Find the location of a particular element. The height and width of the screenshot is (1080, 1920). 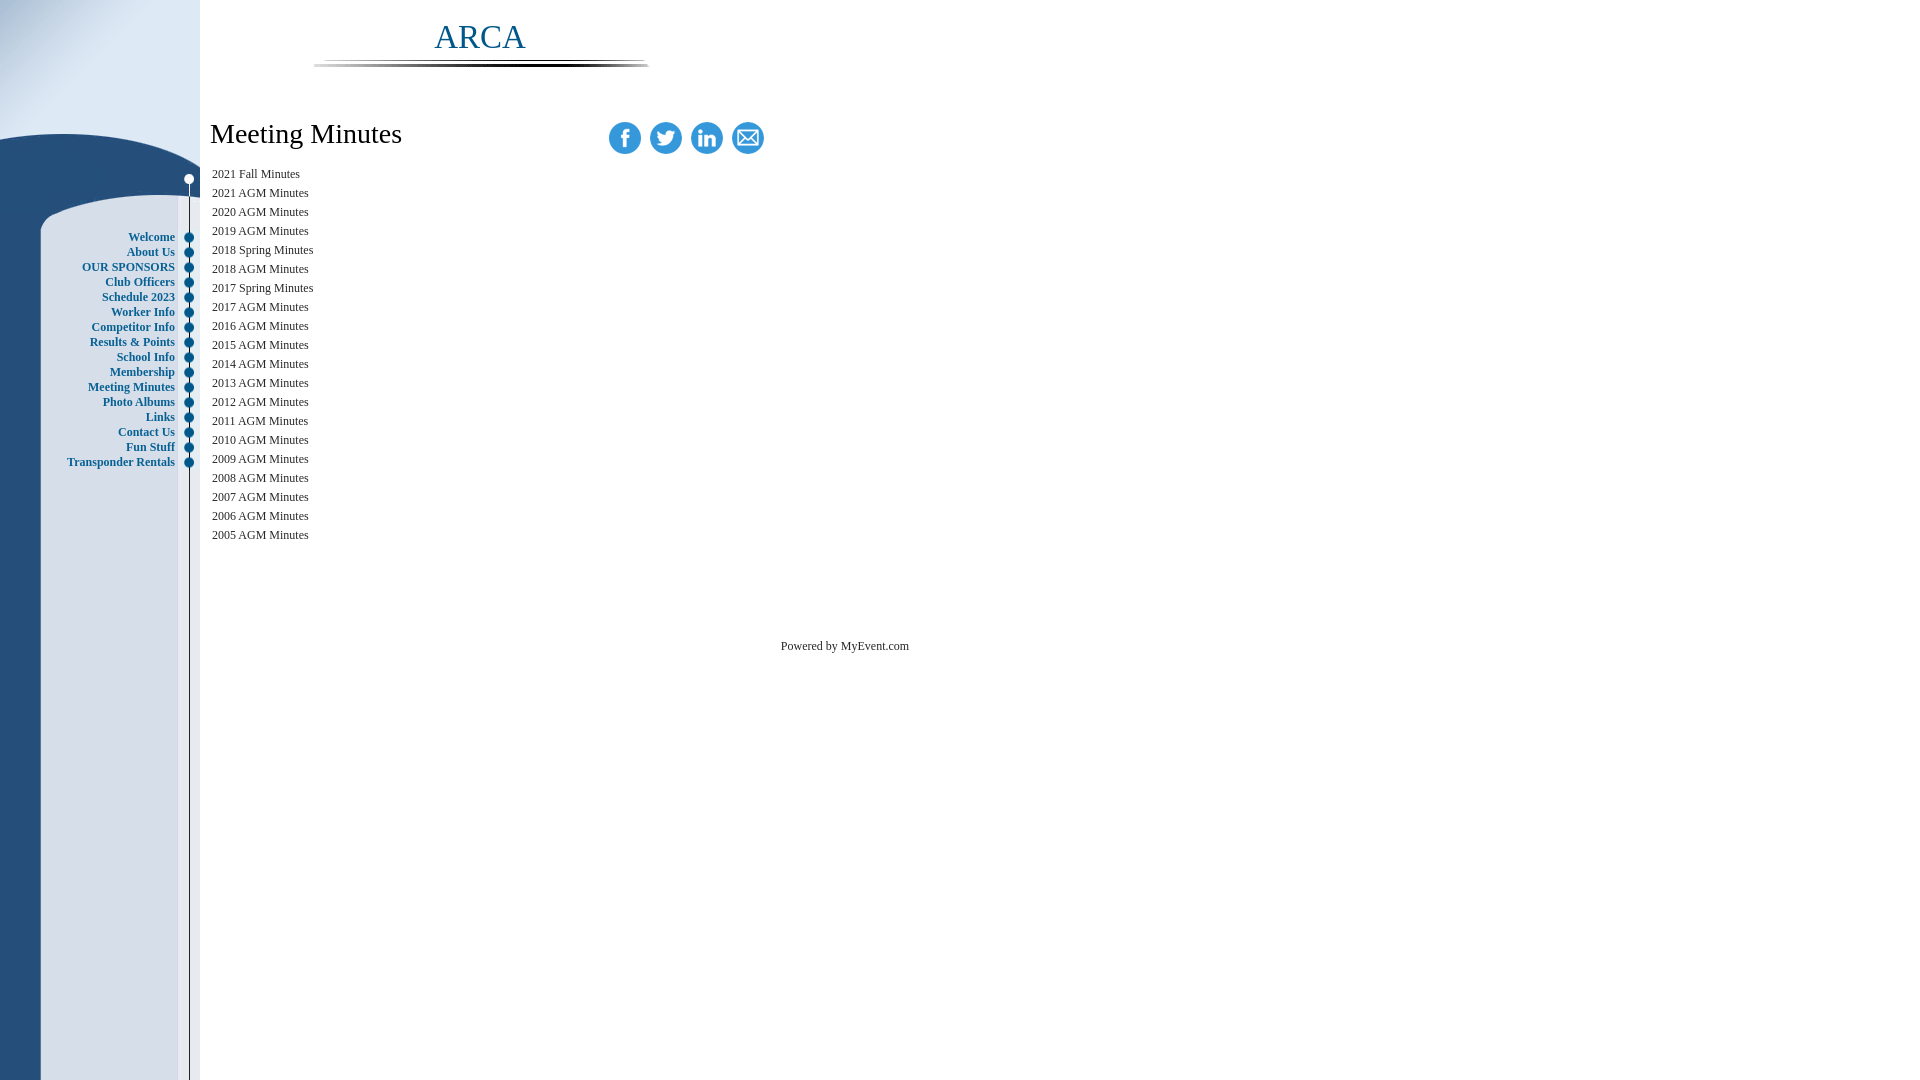

'Fun Stuff' is located at coordinates (104, 446).